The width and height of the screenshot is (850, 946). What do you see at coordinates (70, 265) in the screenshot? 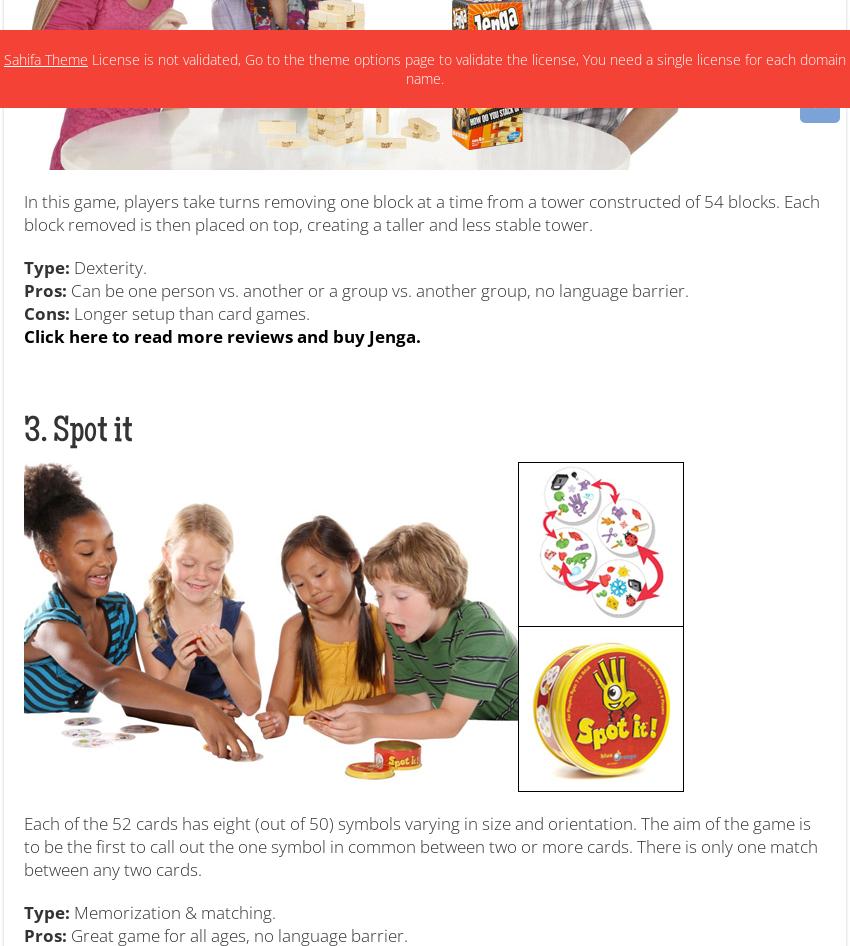
I see `'Dexterity.'` at bounding box center [70, 265].